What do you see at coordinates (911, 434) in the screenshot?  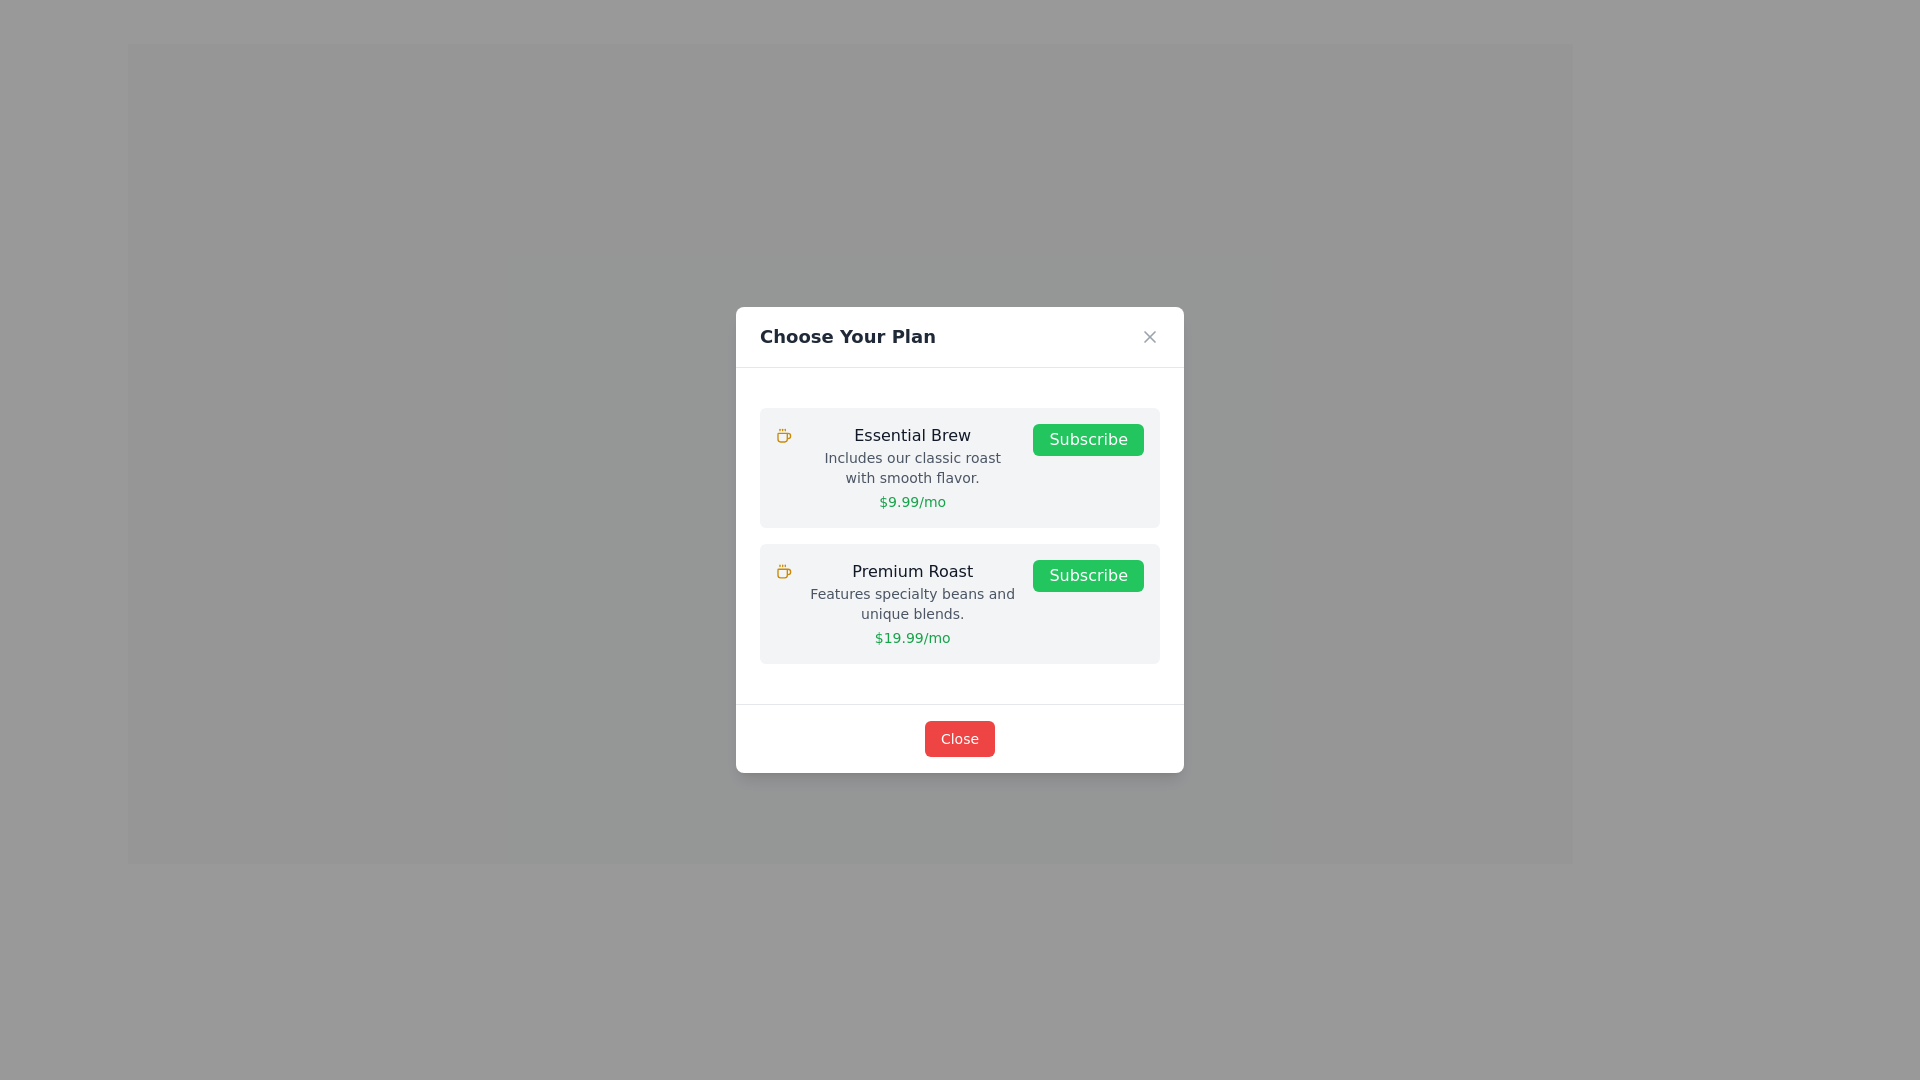 I see `the 'Essential Brew' text label, which is prominently displayed as the title of the description block in the 'Choose Your Plan' dialog` at bounding box center [911, 434].